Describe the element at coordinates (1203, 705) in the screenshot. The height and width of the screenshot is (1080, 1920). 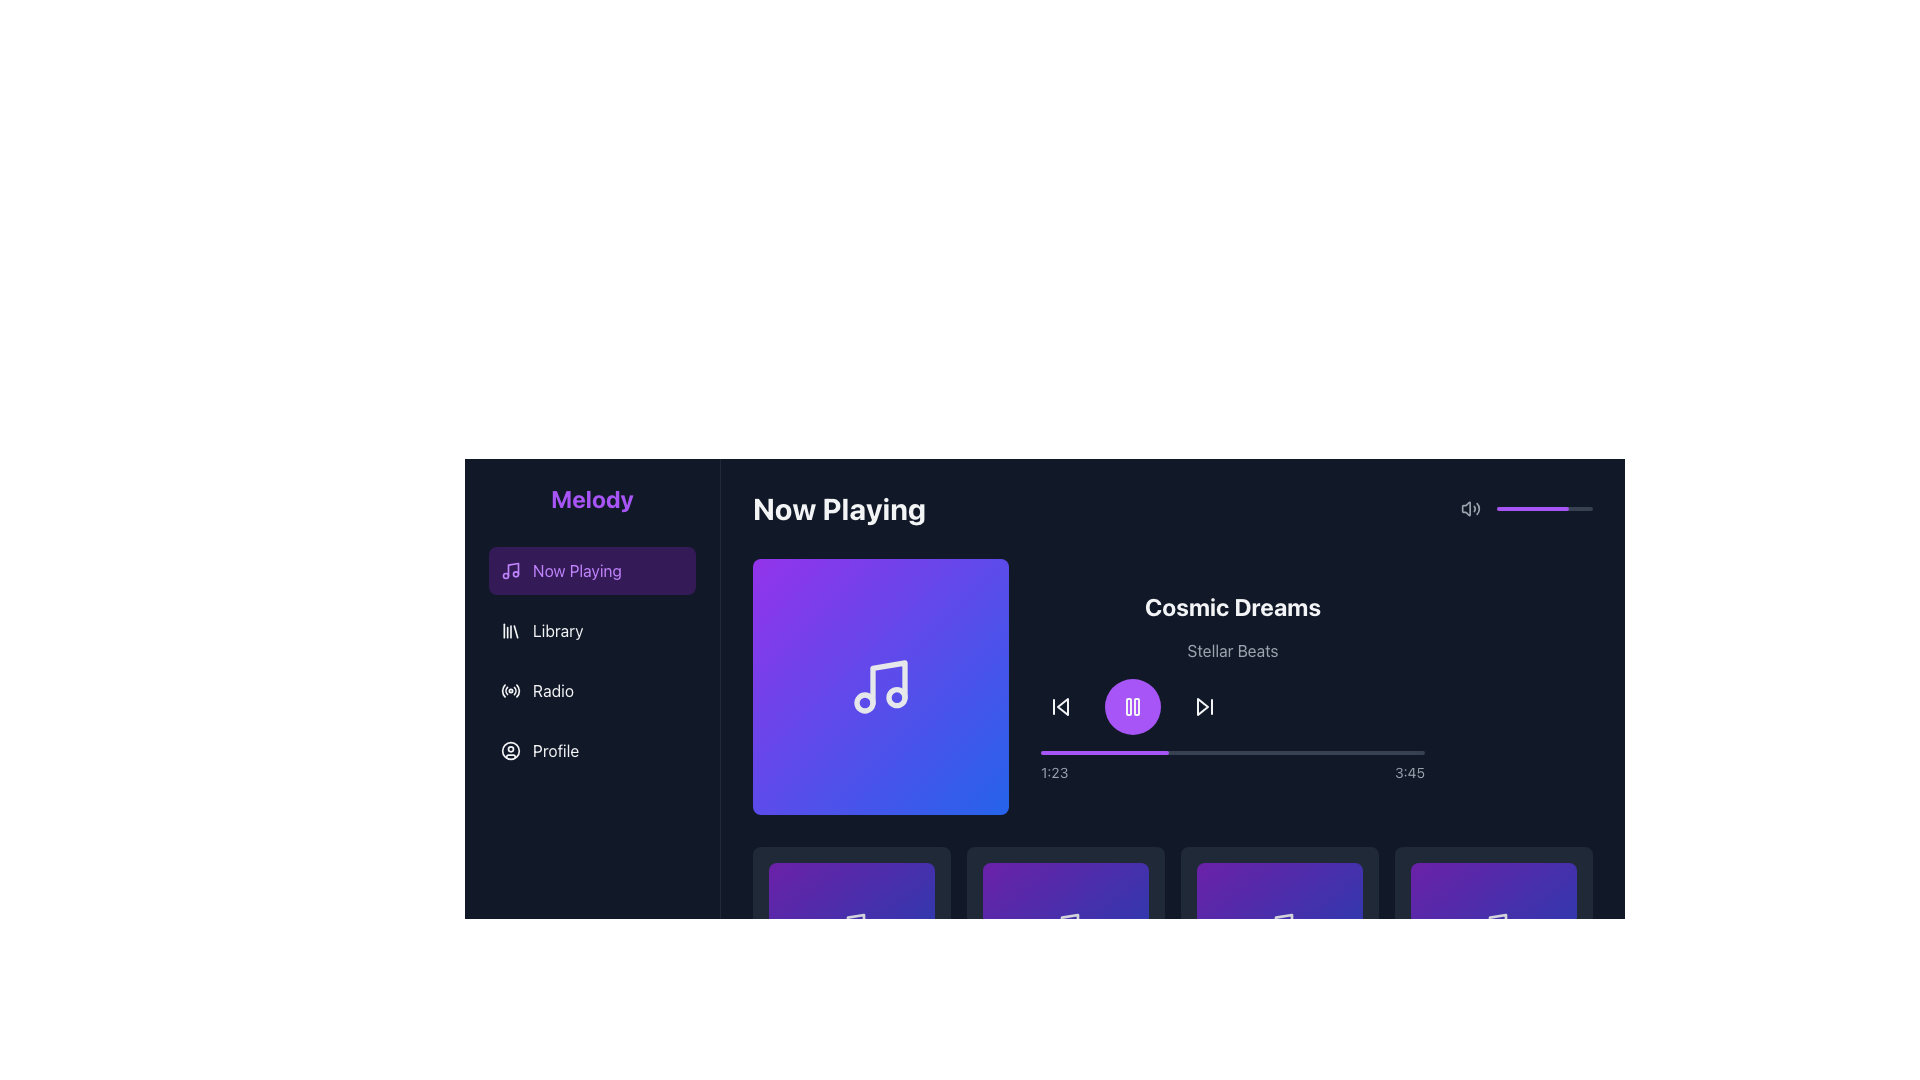
I see `the button that skips to the next track, which is the third interactive button in the horizontal row of control icons, located between the play/pause button and the progress bar` at that location.